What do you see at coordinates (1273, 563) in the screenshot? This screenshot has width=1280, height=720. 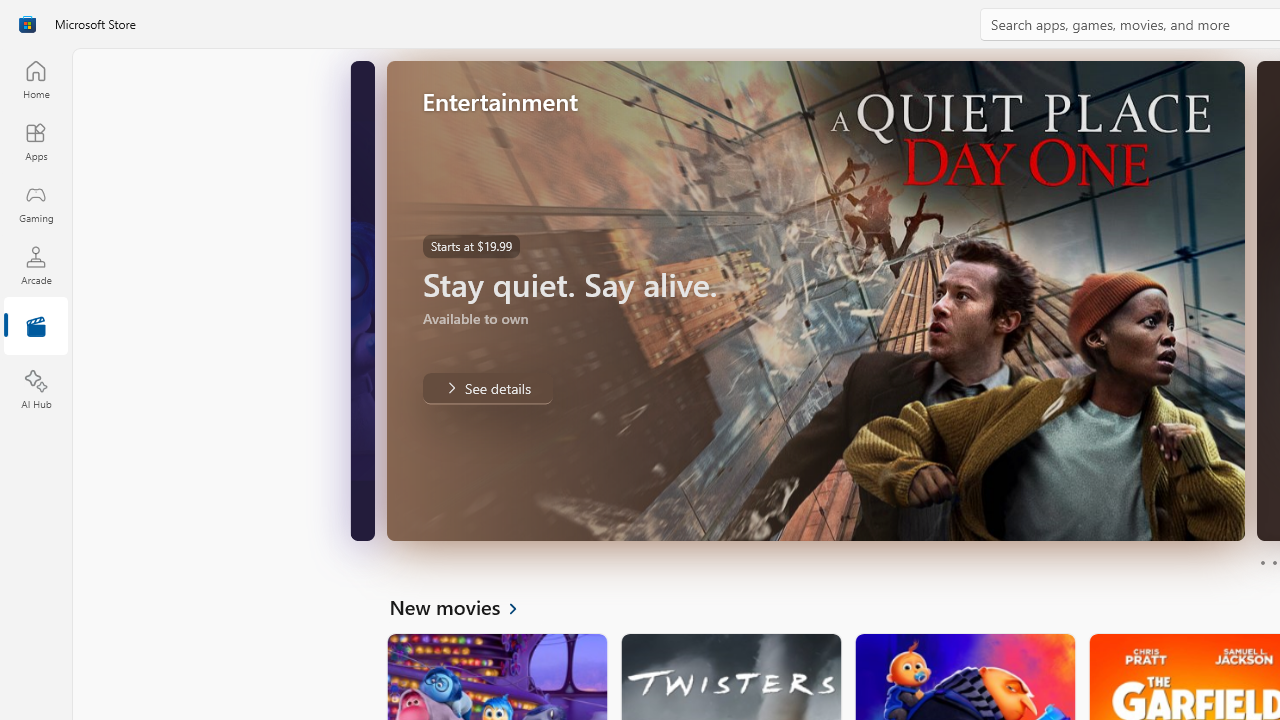 I see `'Page 2'` at bounding box center [1273, 563].